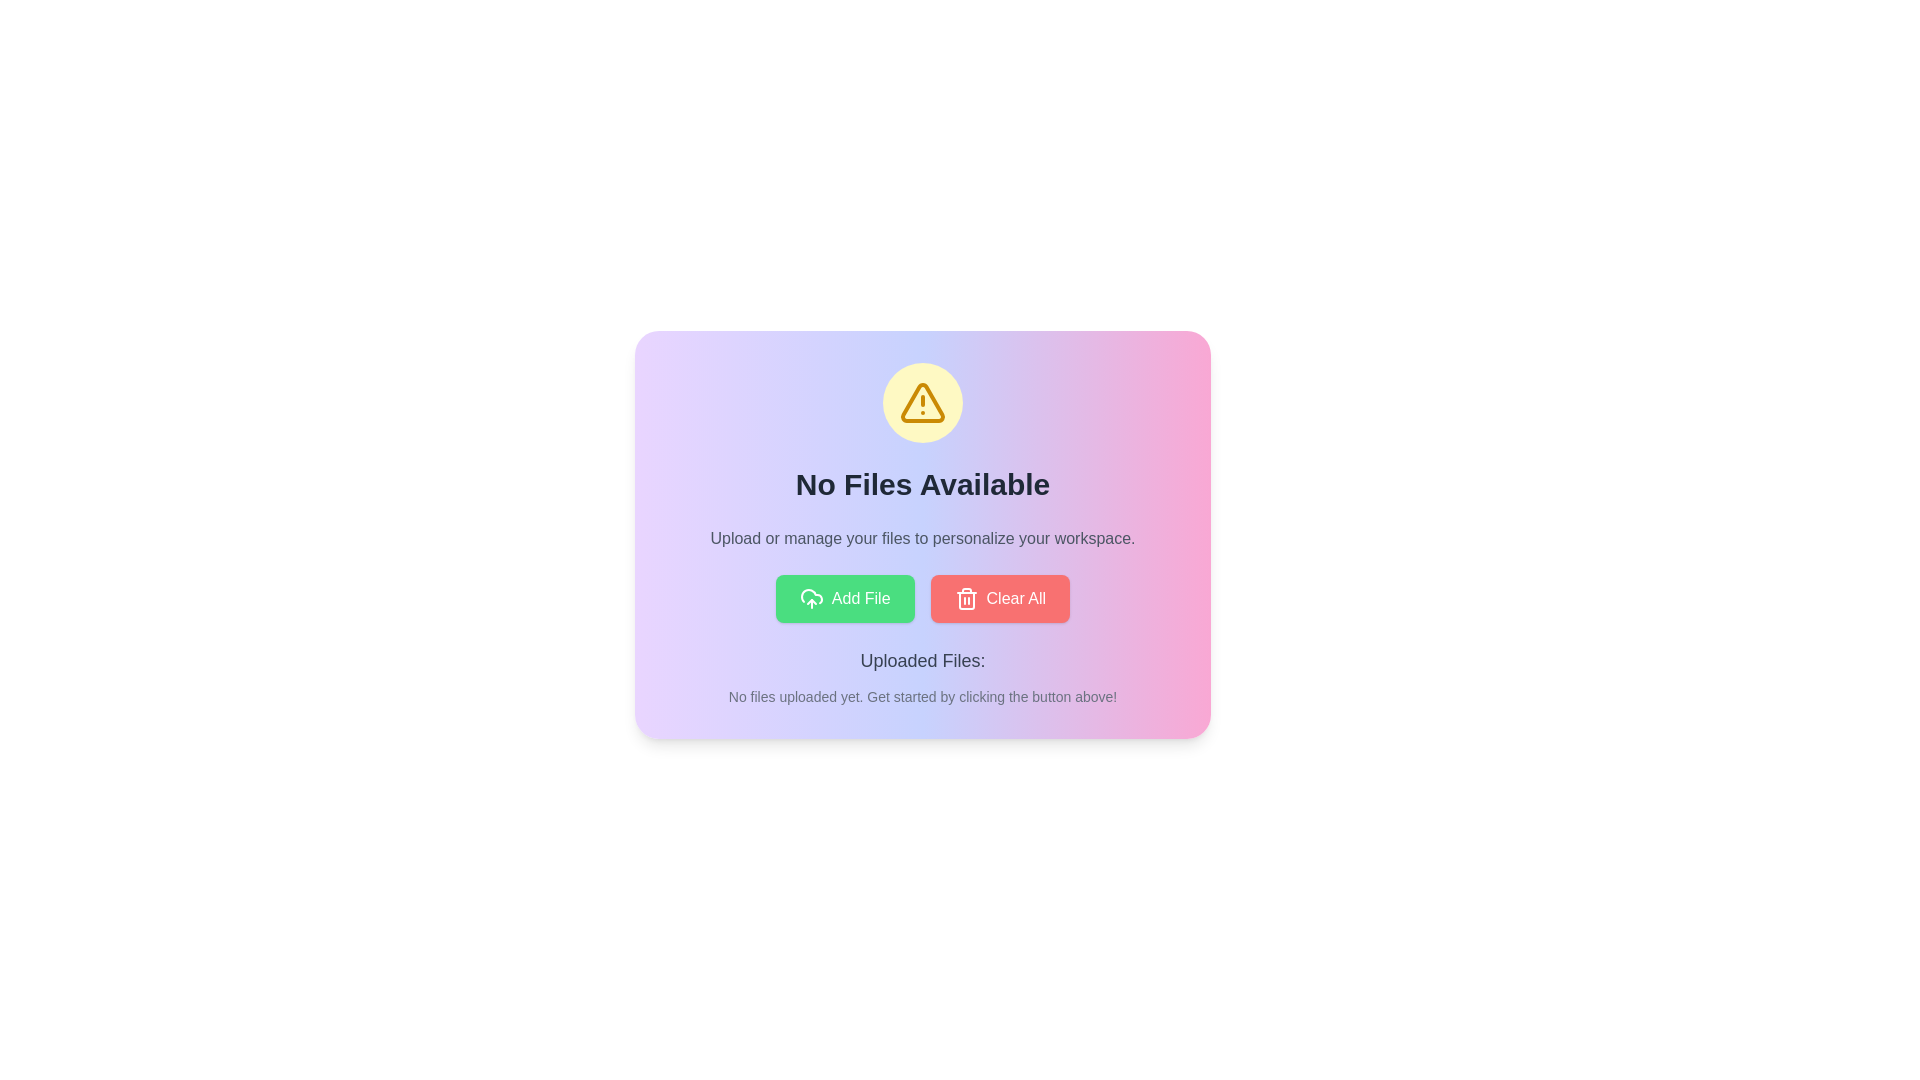 This screenshot has width=1920, height=1080. What do you see at coordinates (921, 402) in the screenshot?
I see `the triangular alert icon with a yellow foreground and white background, which features a warning symbol (exclamation mark) at the center, located at the top-center of an informational card` at bounding box center [921, 402].